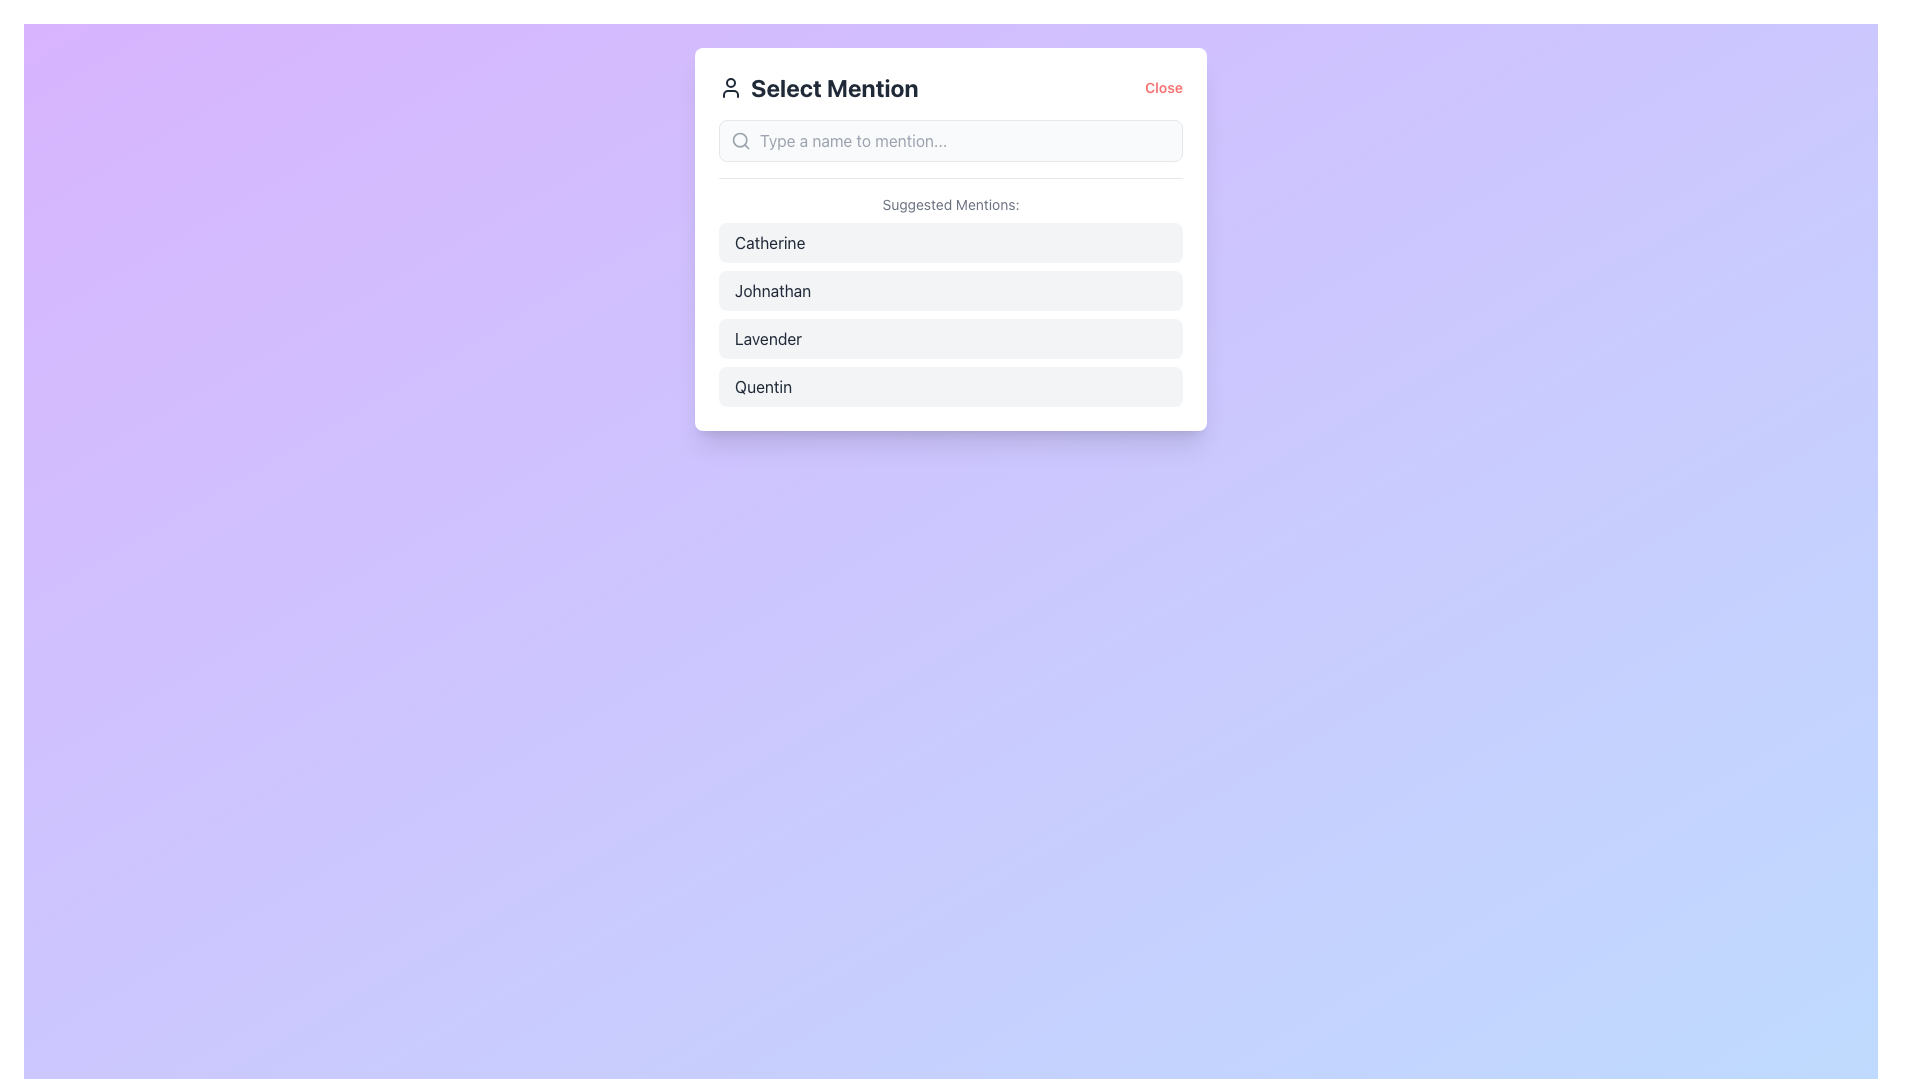  Describe the element at coordinates (739, 140) in the screenshot. I see `the small gray magnifying glass icon located at the left side of the input field in the 'Select Mention' section of the modal` at that location.